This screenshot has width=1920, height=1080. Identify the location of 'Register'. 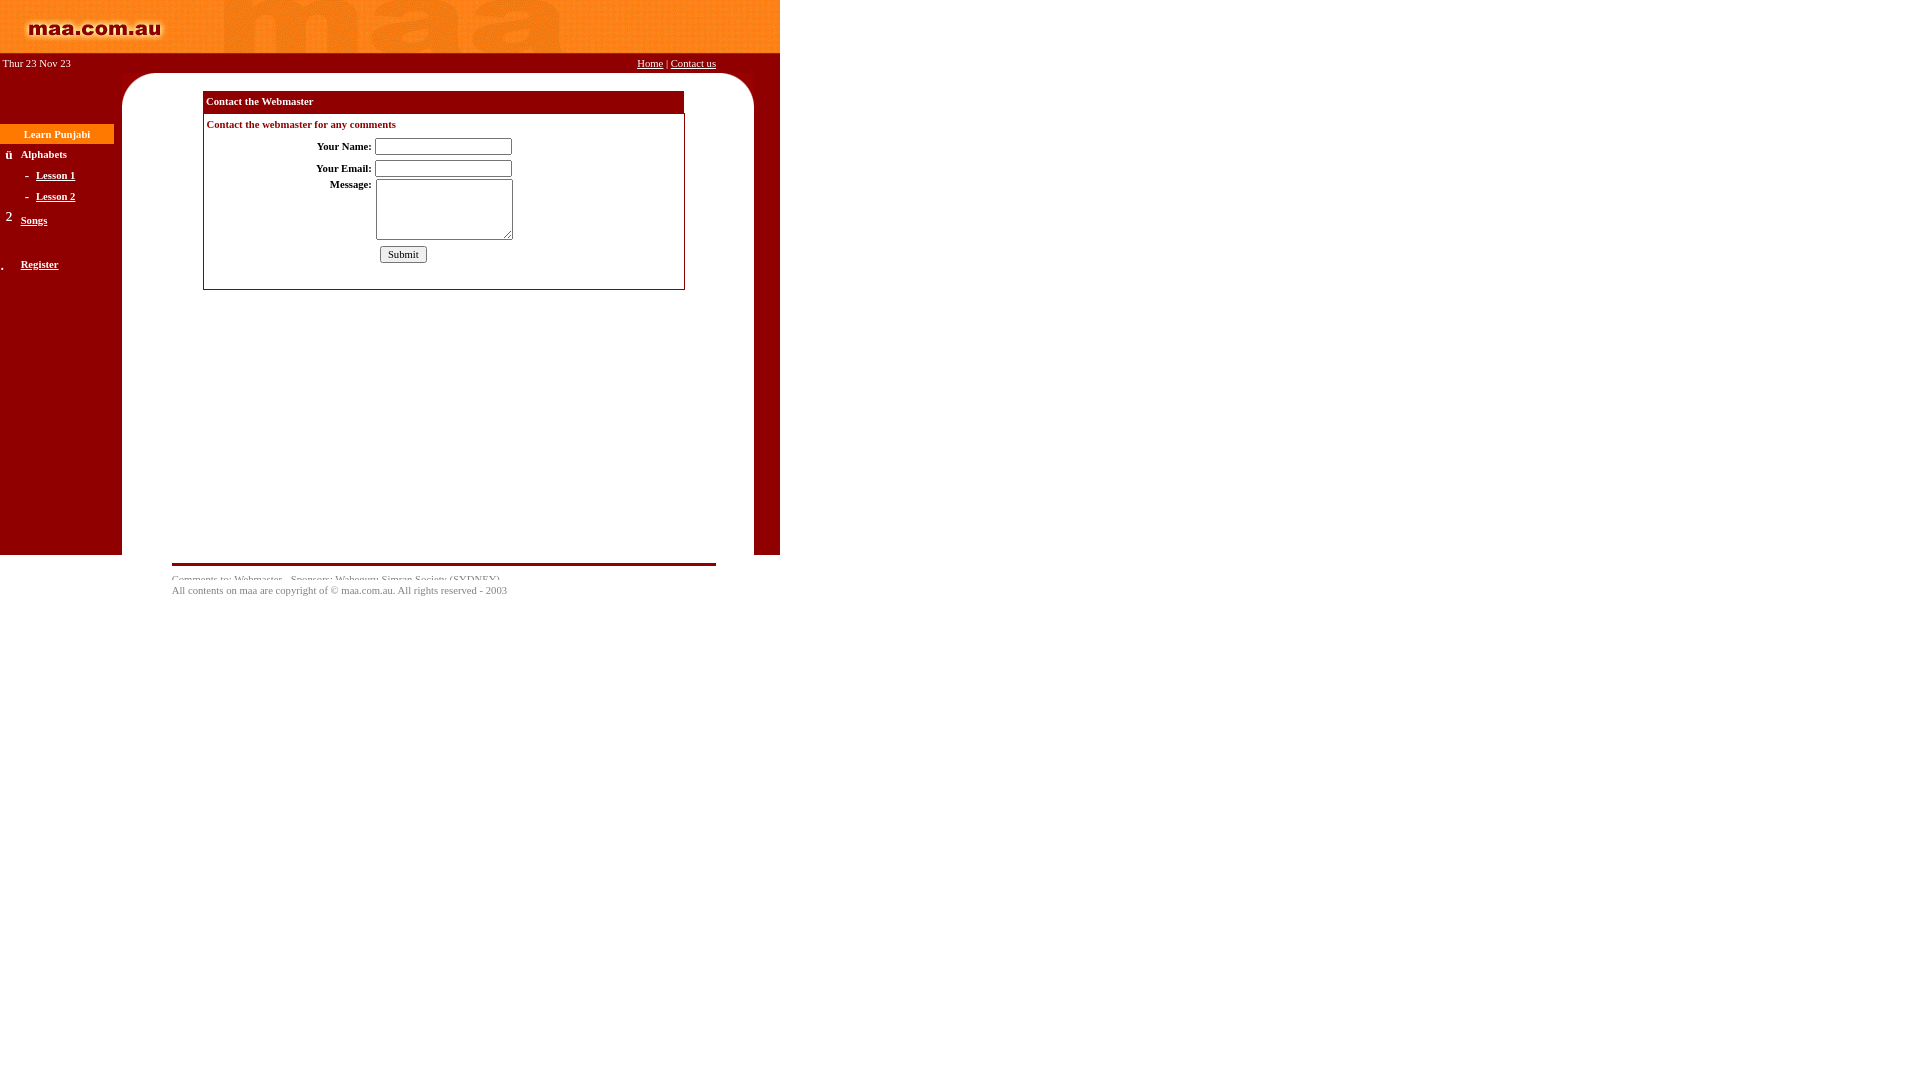
(39, 263).